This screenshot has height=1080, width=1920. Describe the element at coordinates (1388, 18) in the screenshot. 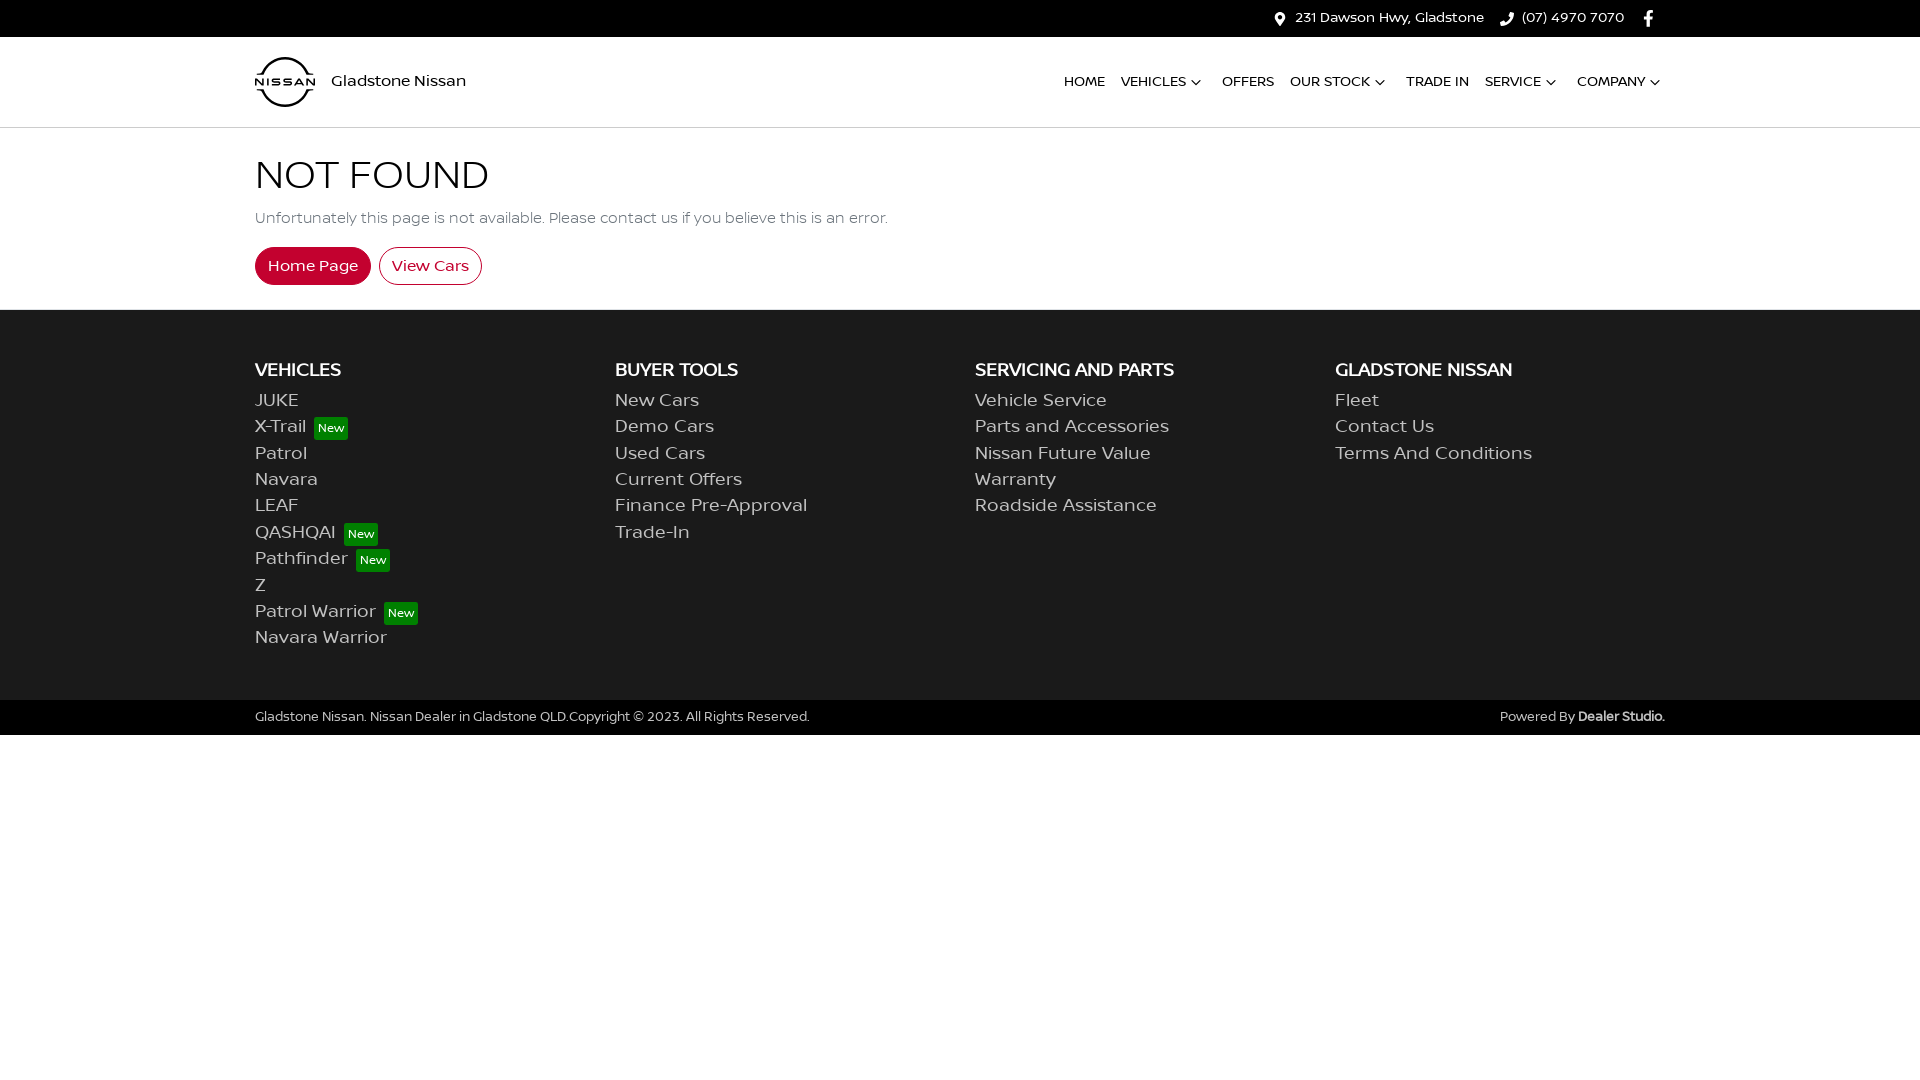

I see `'231 Dawson Hwy, Gladstone'` at that location.